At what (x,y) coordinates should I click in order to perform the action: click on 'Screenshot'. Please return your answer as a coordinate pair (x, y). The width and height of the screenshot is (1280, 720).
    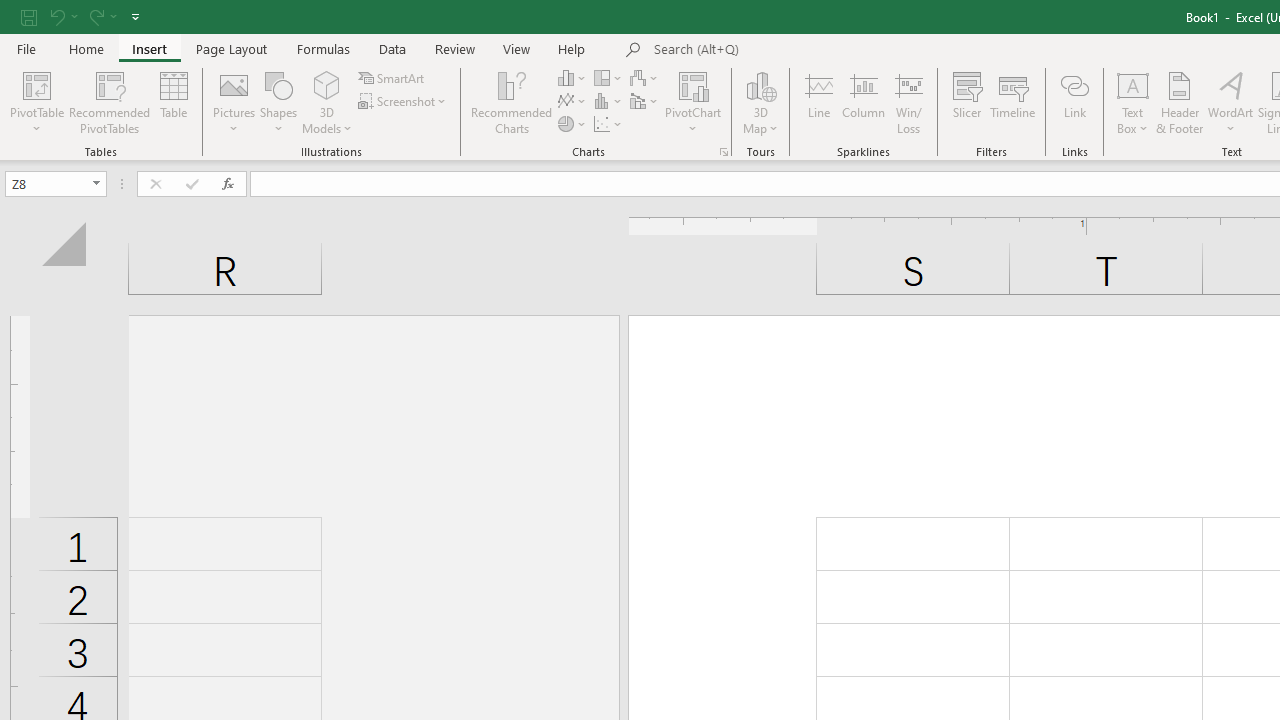
    Looking at the image, I should click on (402, 101).